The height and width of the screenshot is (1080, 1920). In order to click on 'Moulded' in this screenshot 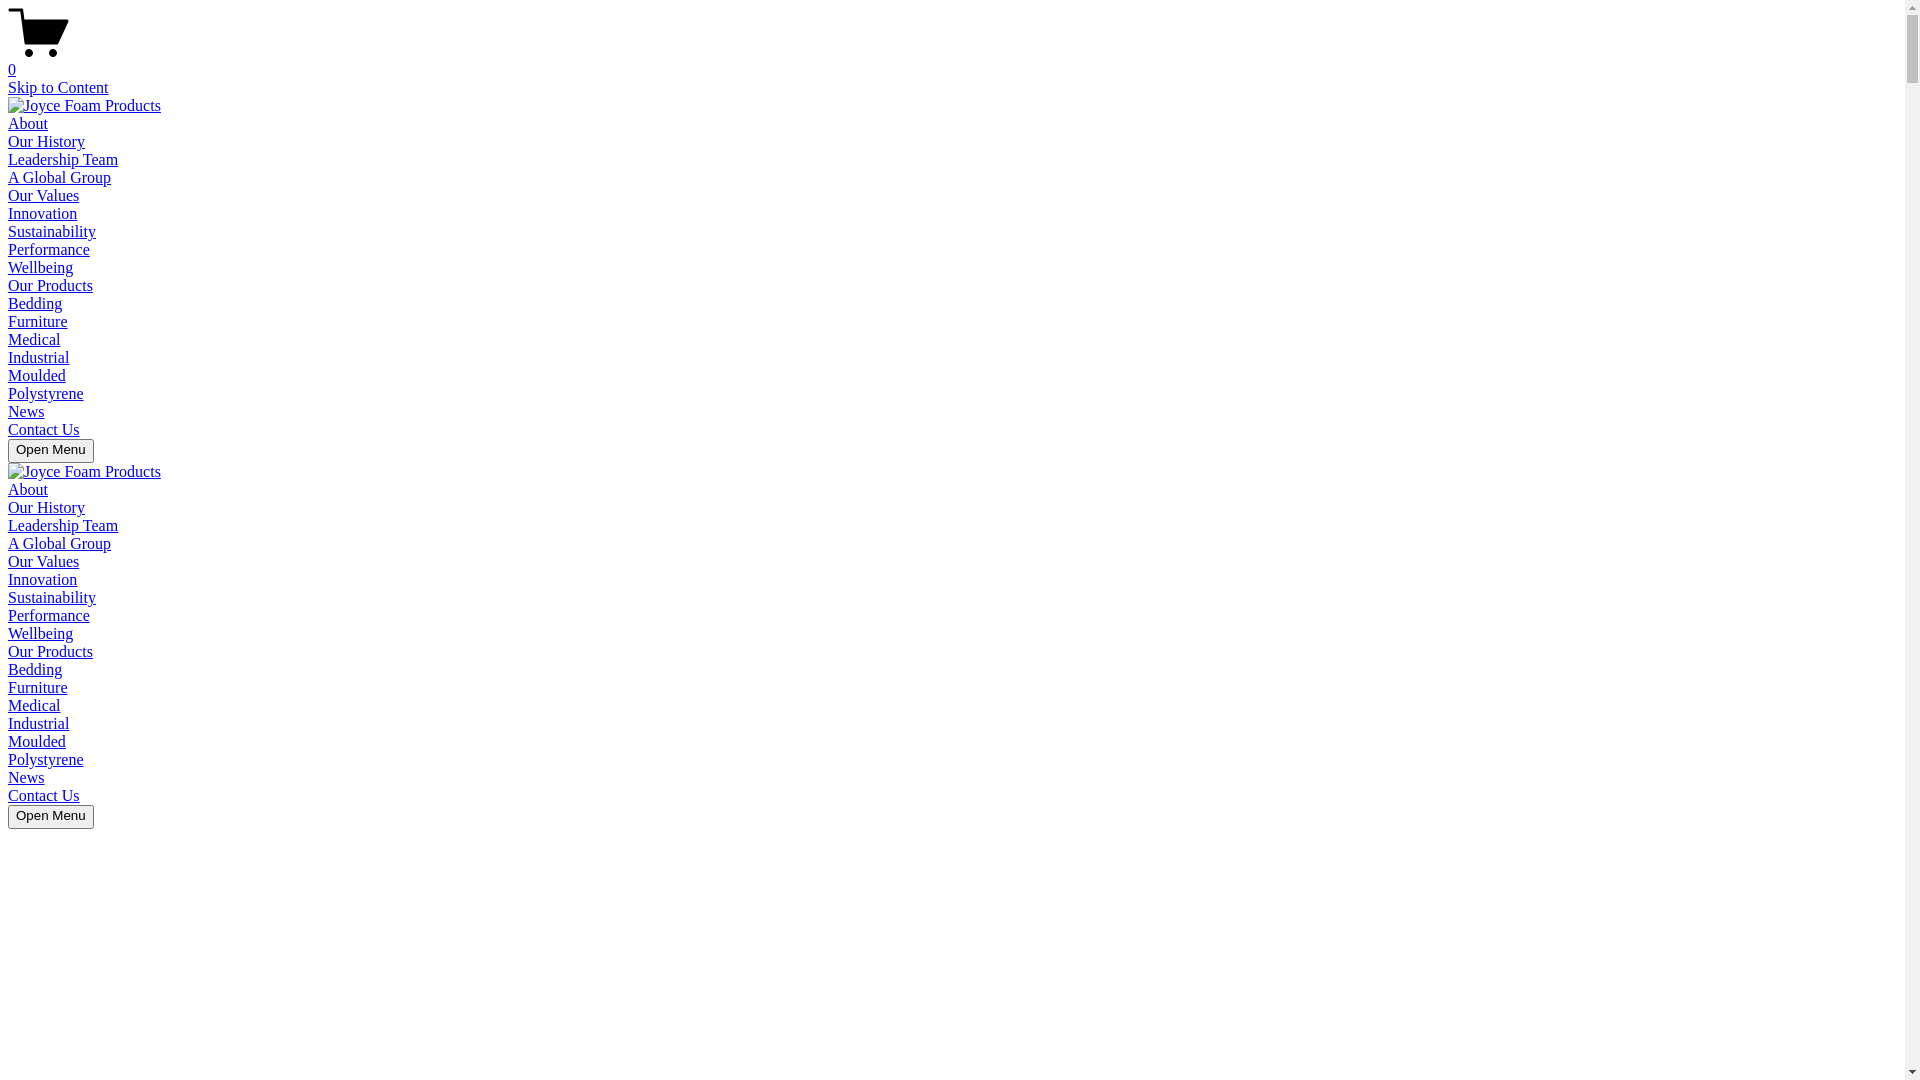, I will do `click(37, 375)`.